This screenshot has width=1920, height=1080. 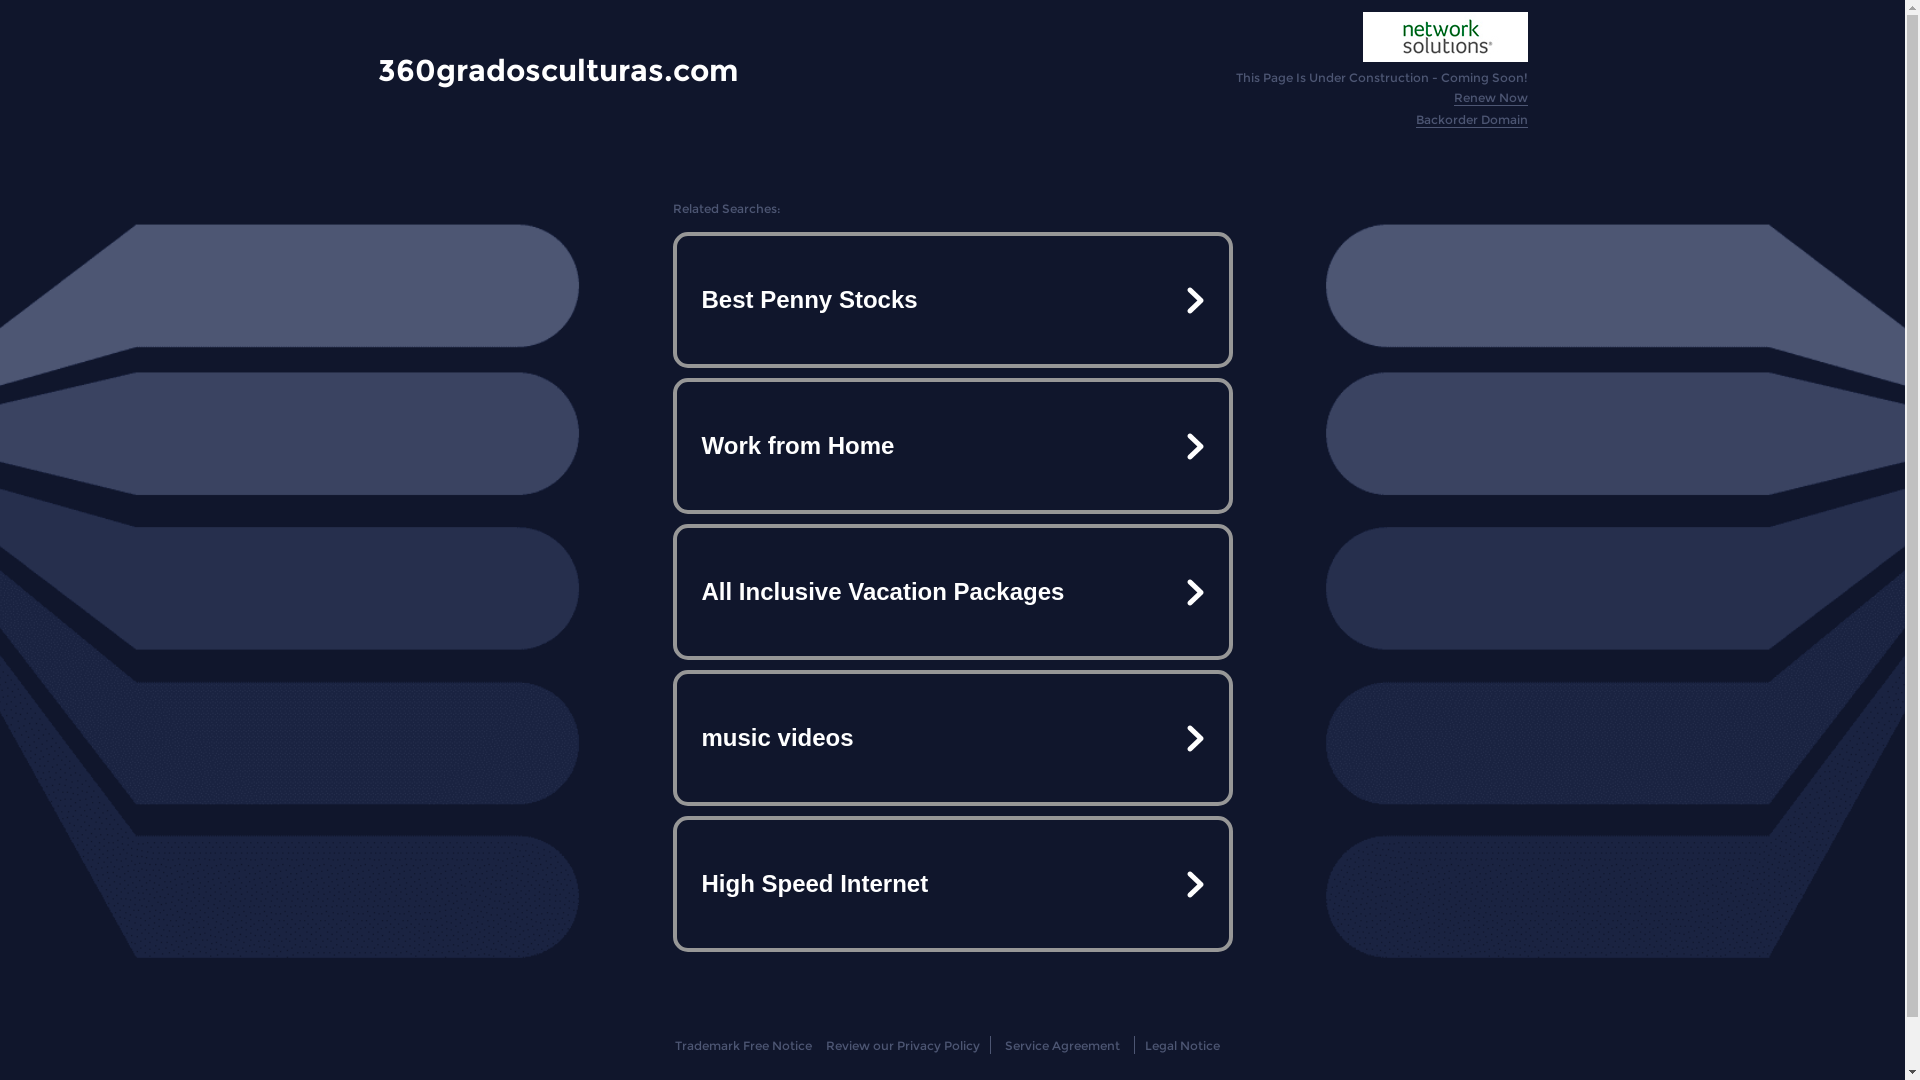 What do you see at coordinates (950, 882) in the screenshot?
I see `'High Speed Internet'` at bounding box center [950, 882].